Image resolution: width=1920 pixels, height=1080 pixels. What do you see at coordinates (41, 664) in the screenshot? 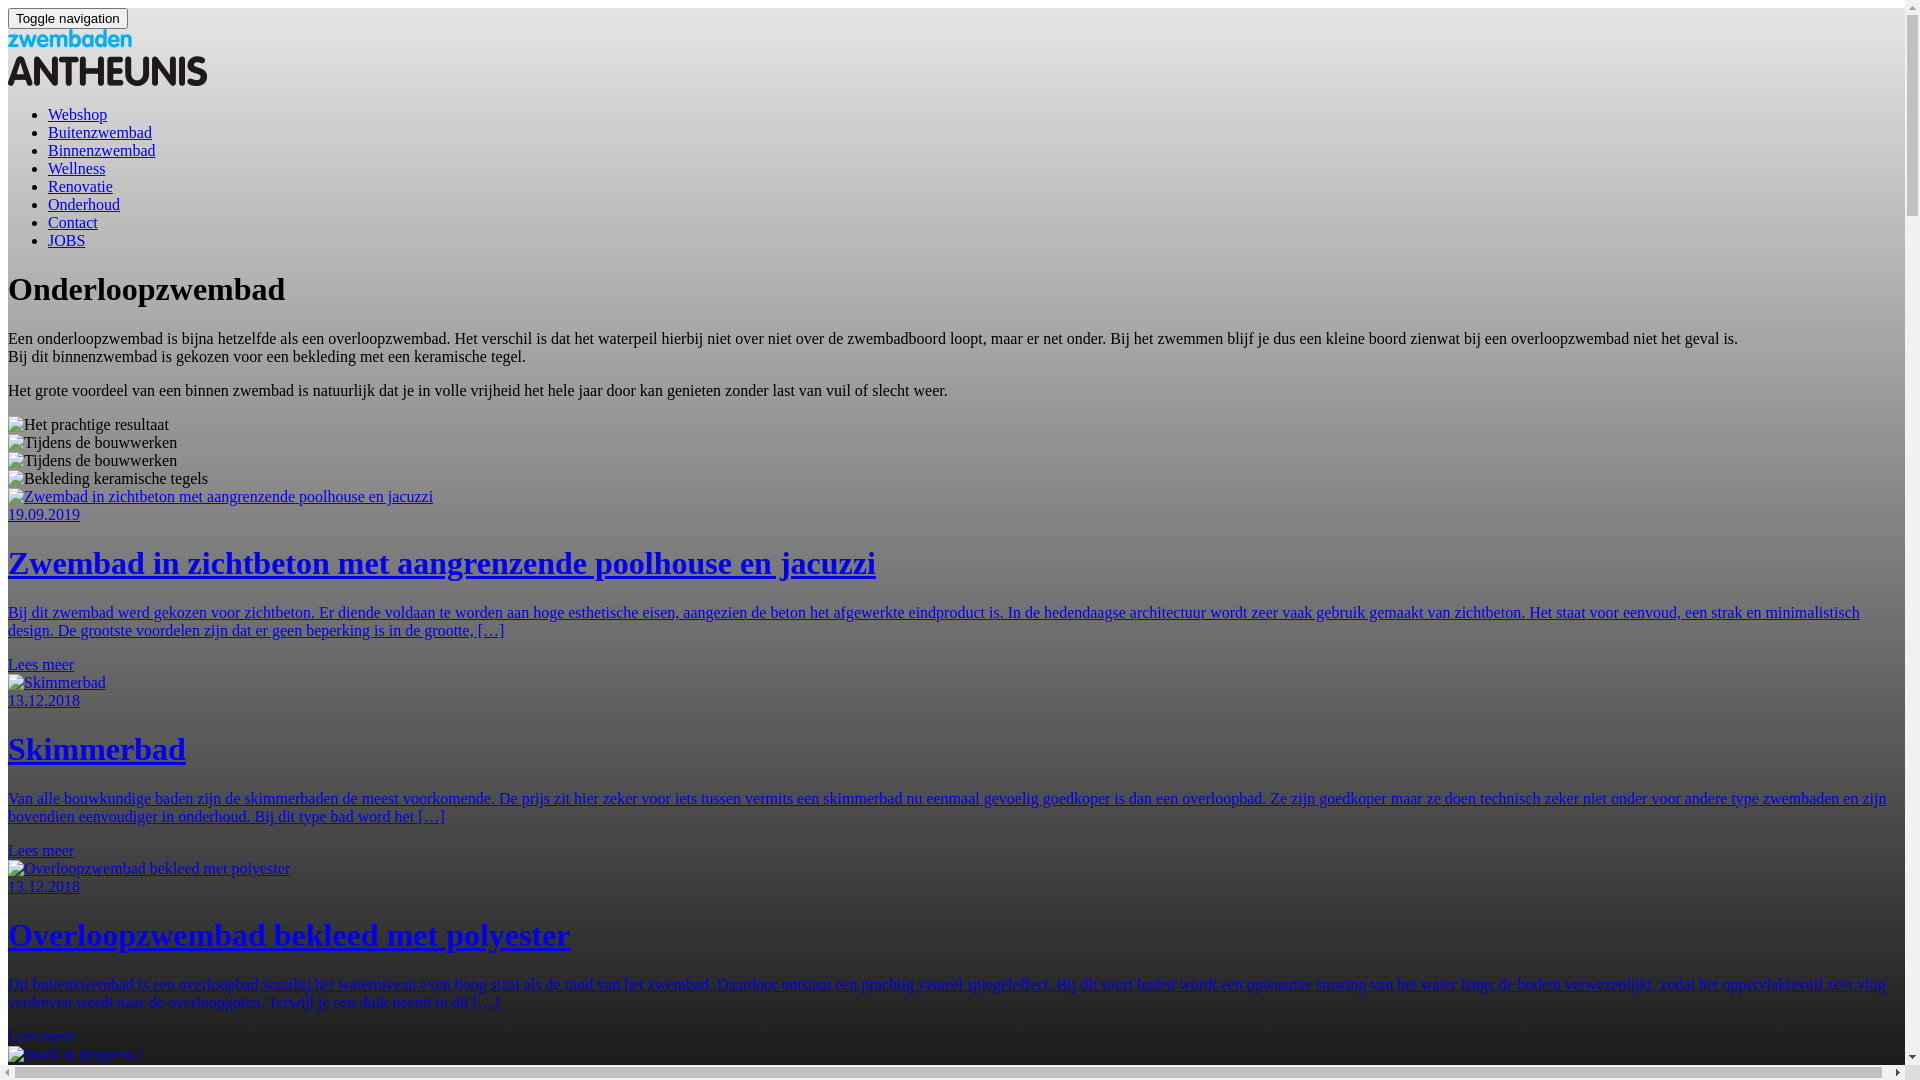
I see `'Lees meer'` at bounding box center [41, 664].